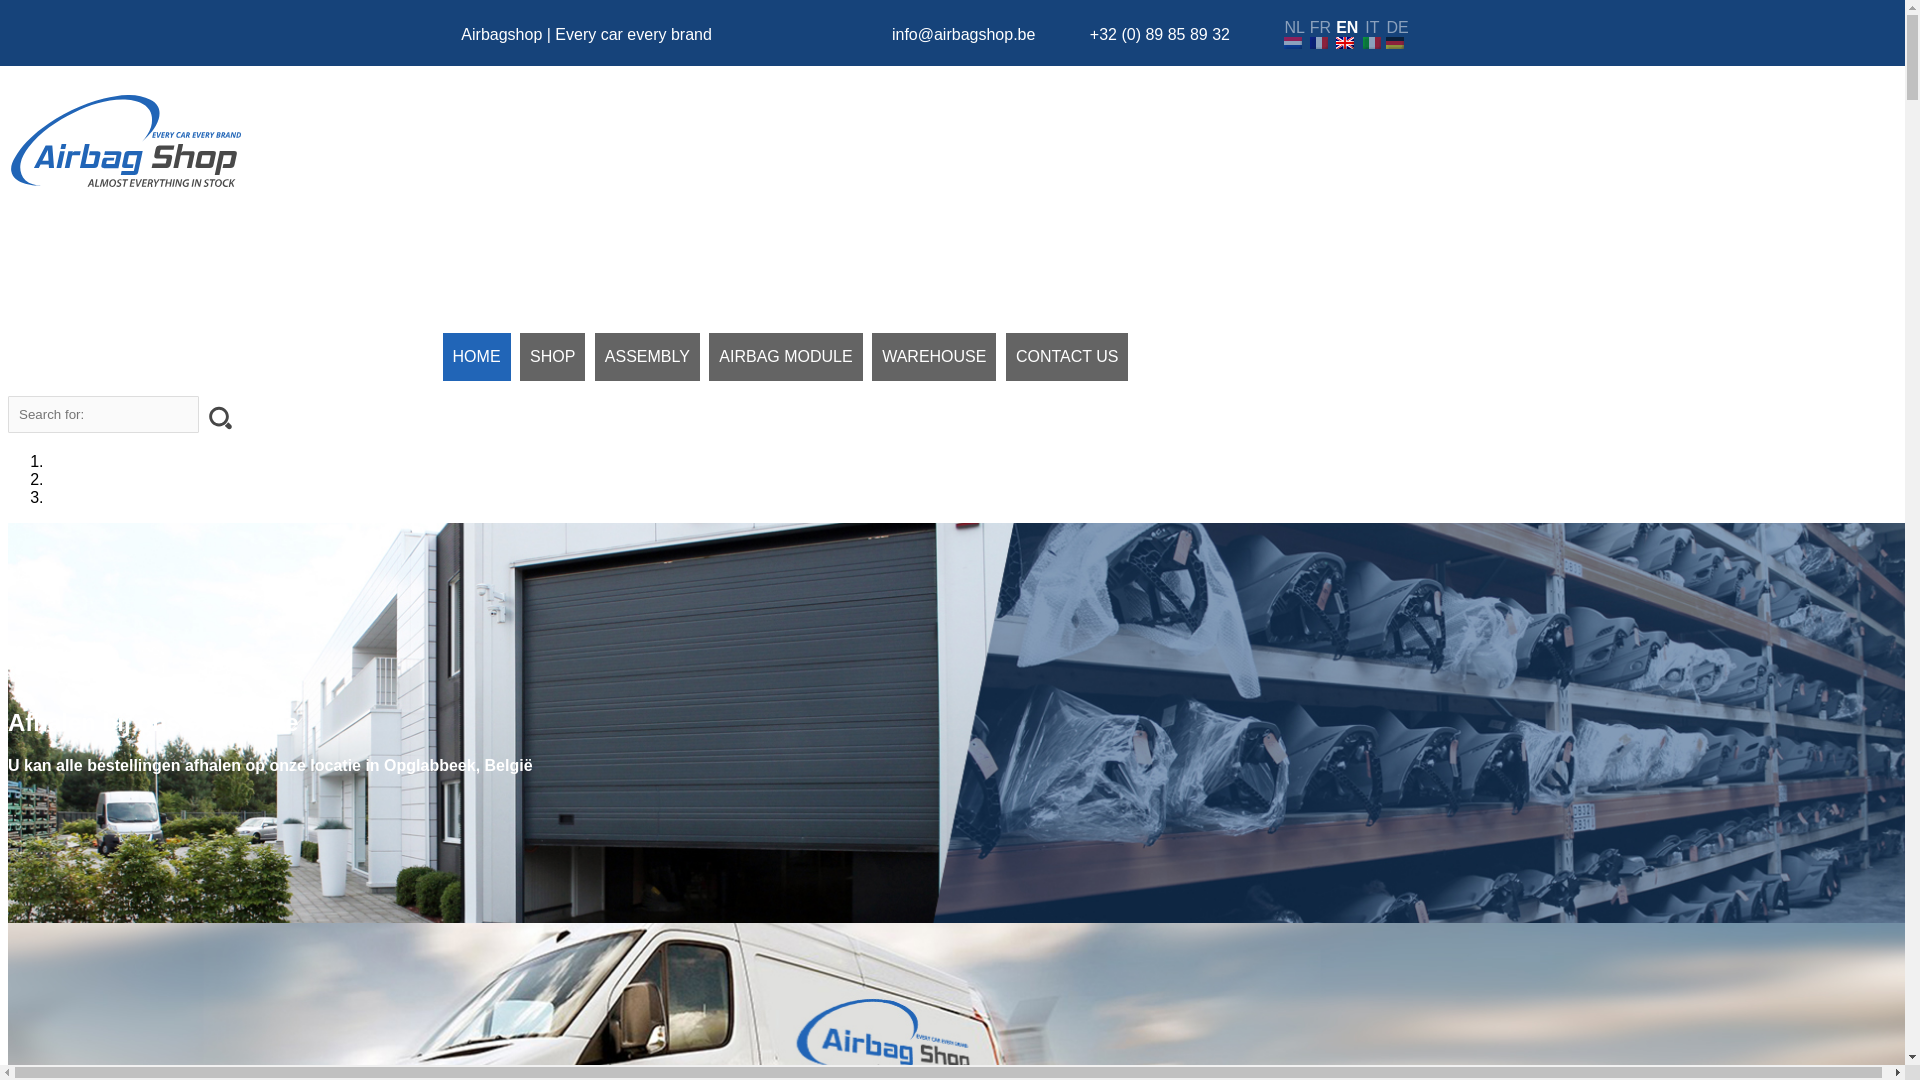  I want to click on 'ASSEMBLY', so click(594, 356).